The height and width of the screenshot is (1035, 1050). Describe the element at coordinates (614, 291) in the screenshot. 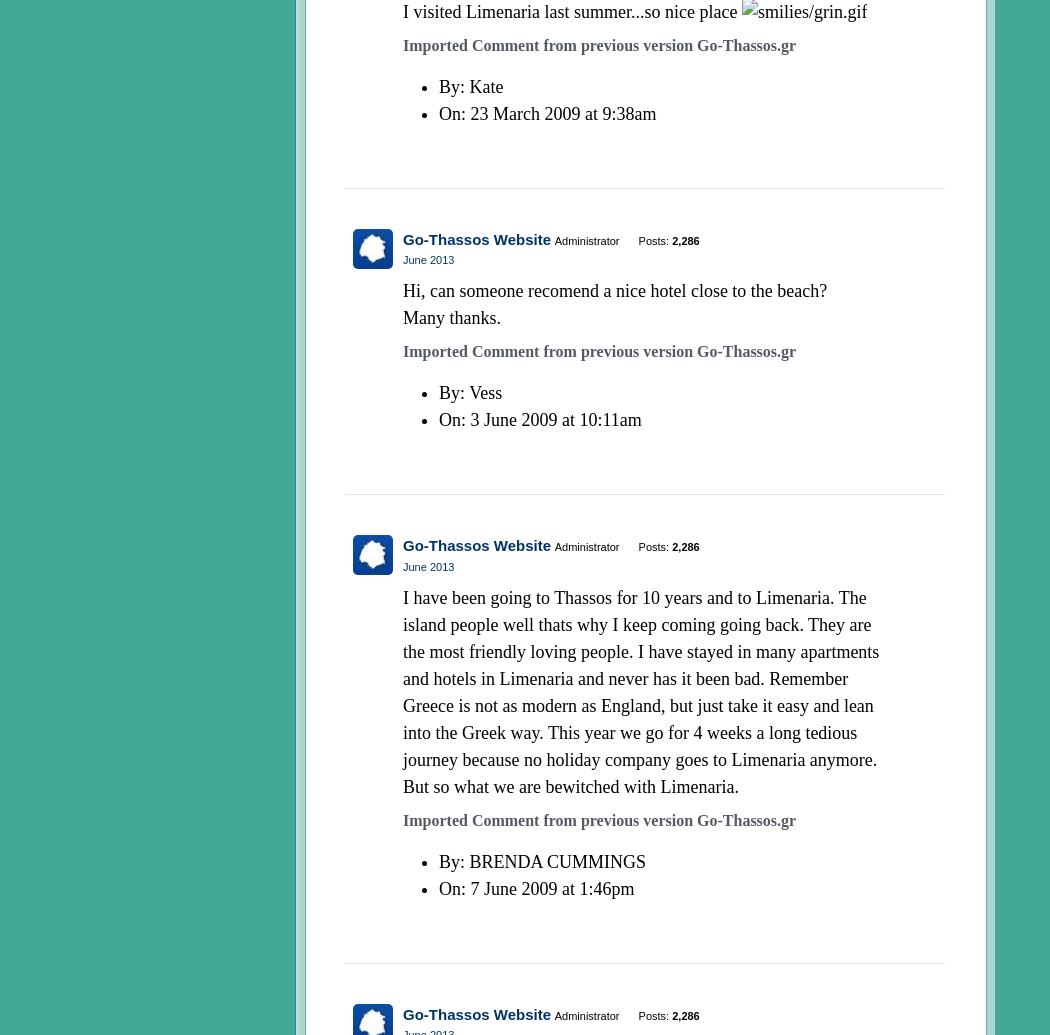

I see `'Hi, can someone recomend a nice hotel close to the beach?'` at that location.